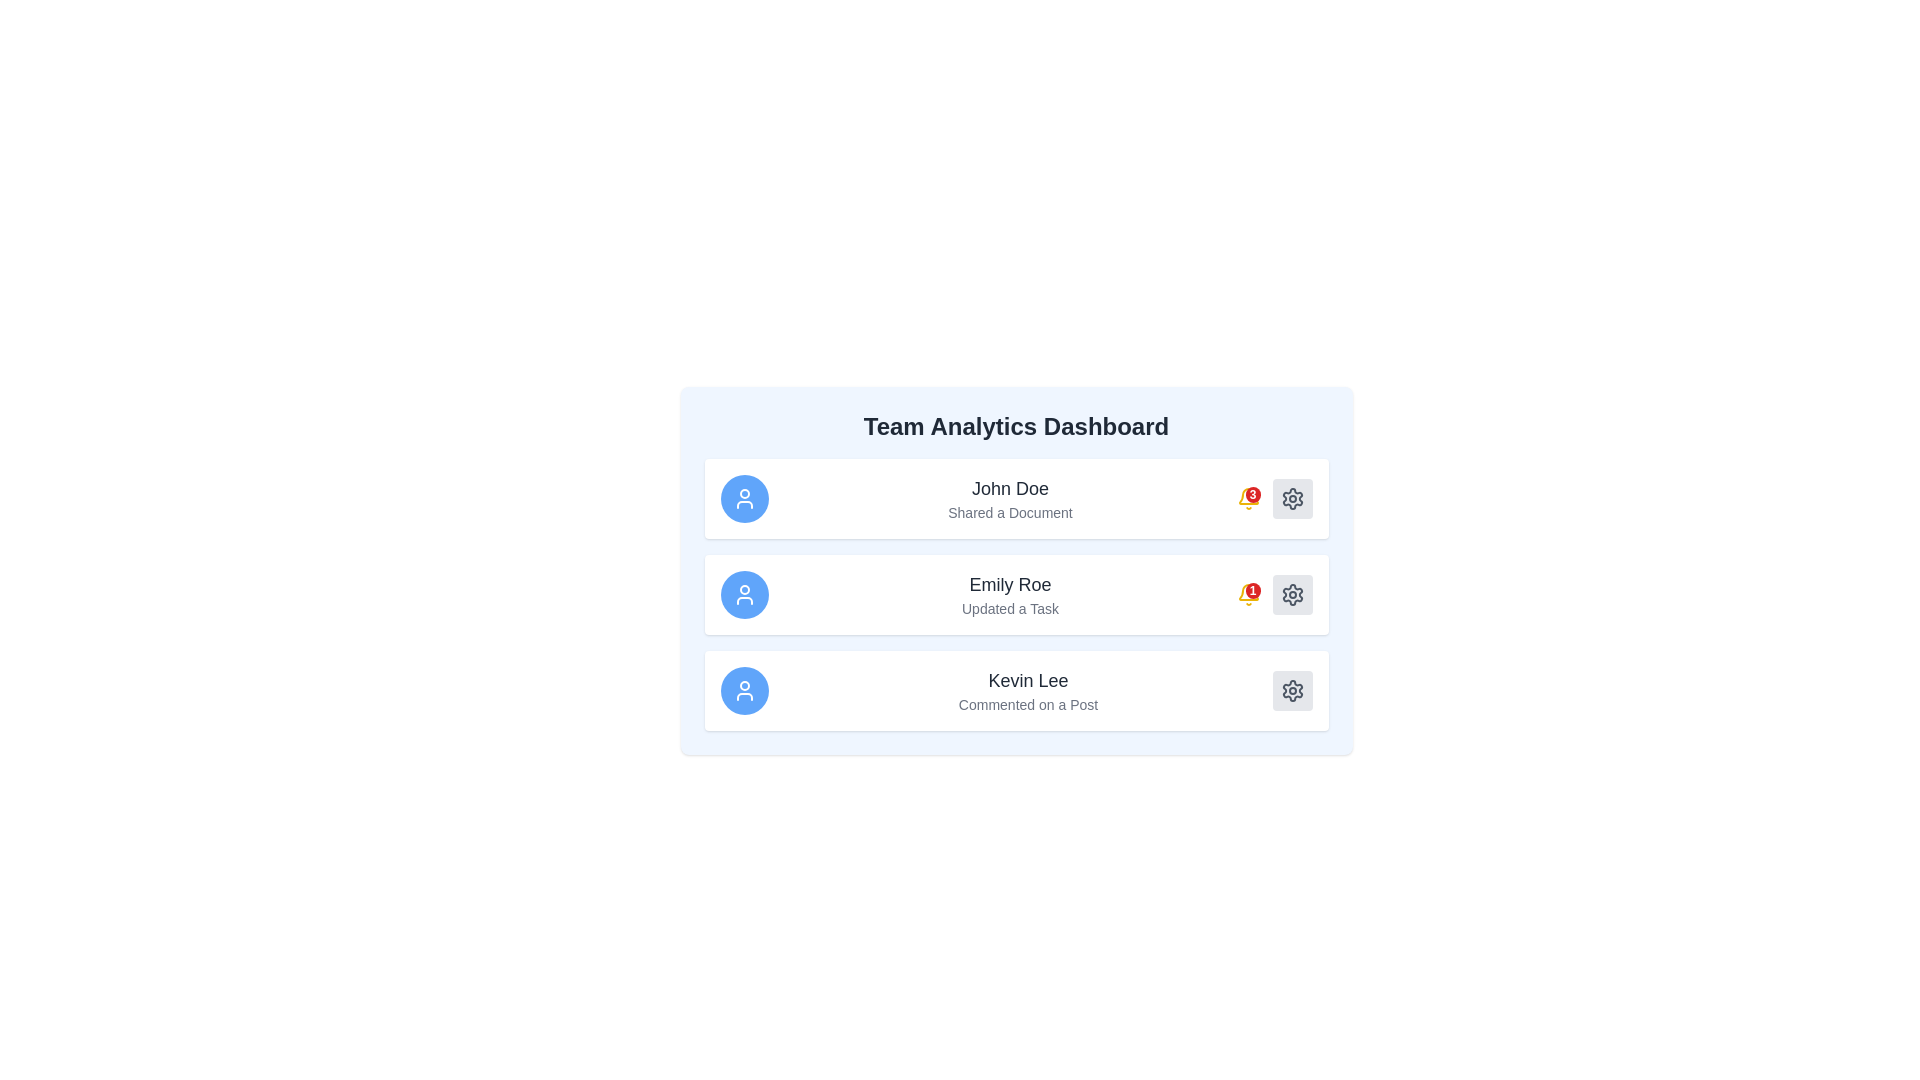 This screenshot has width=1920, height=1080. Describe the element at coordinates (1292, 497) in the screenshot. I see `the circular gear icon button located to the far right of the first row in the dashboard` at that location.